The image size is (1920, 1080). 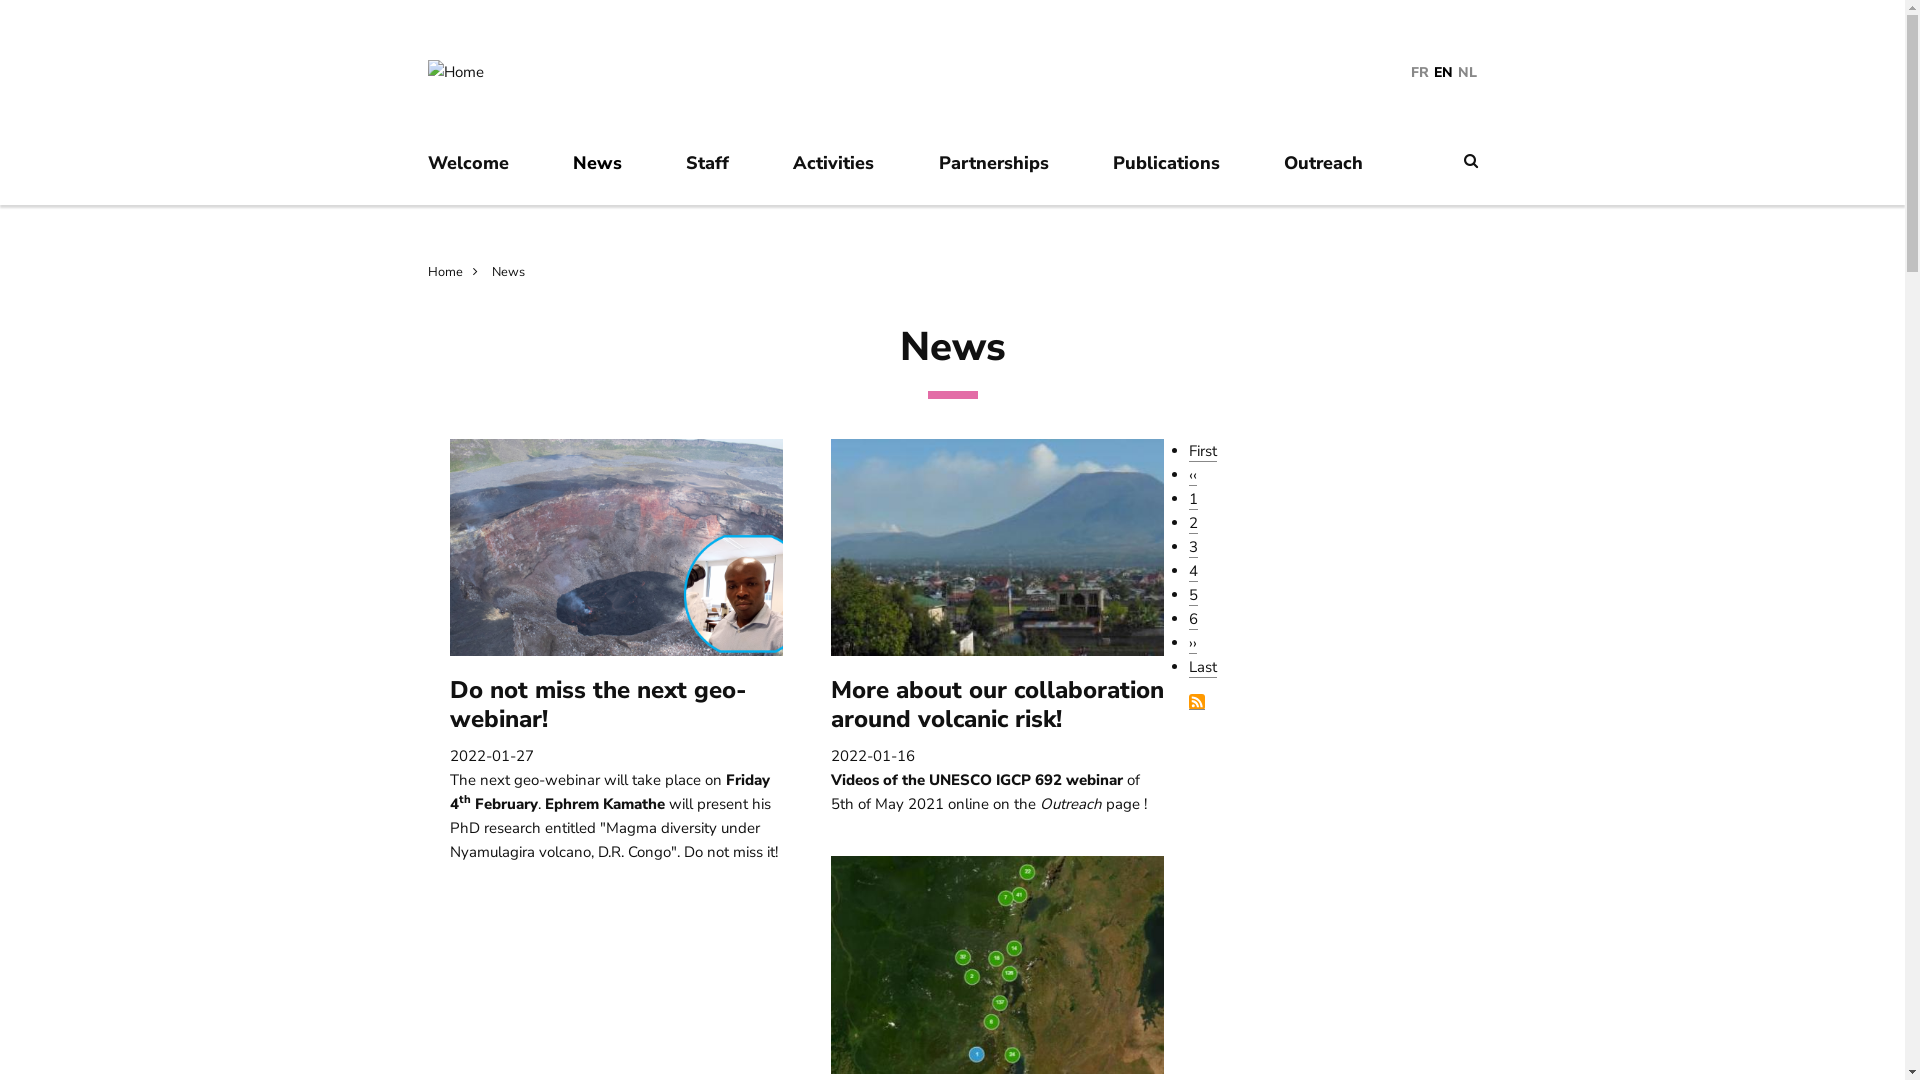 I want to click on 'Partnerships', so click(x=1003, y=173).